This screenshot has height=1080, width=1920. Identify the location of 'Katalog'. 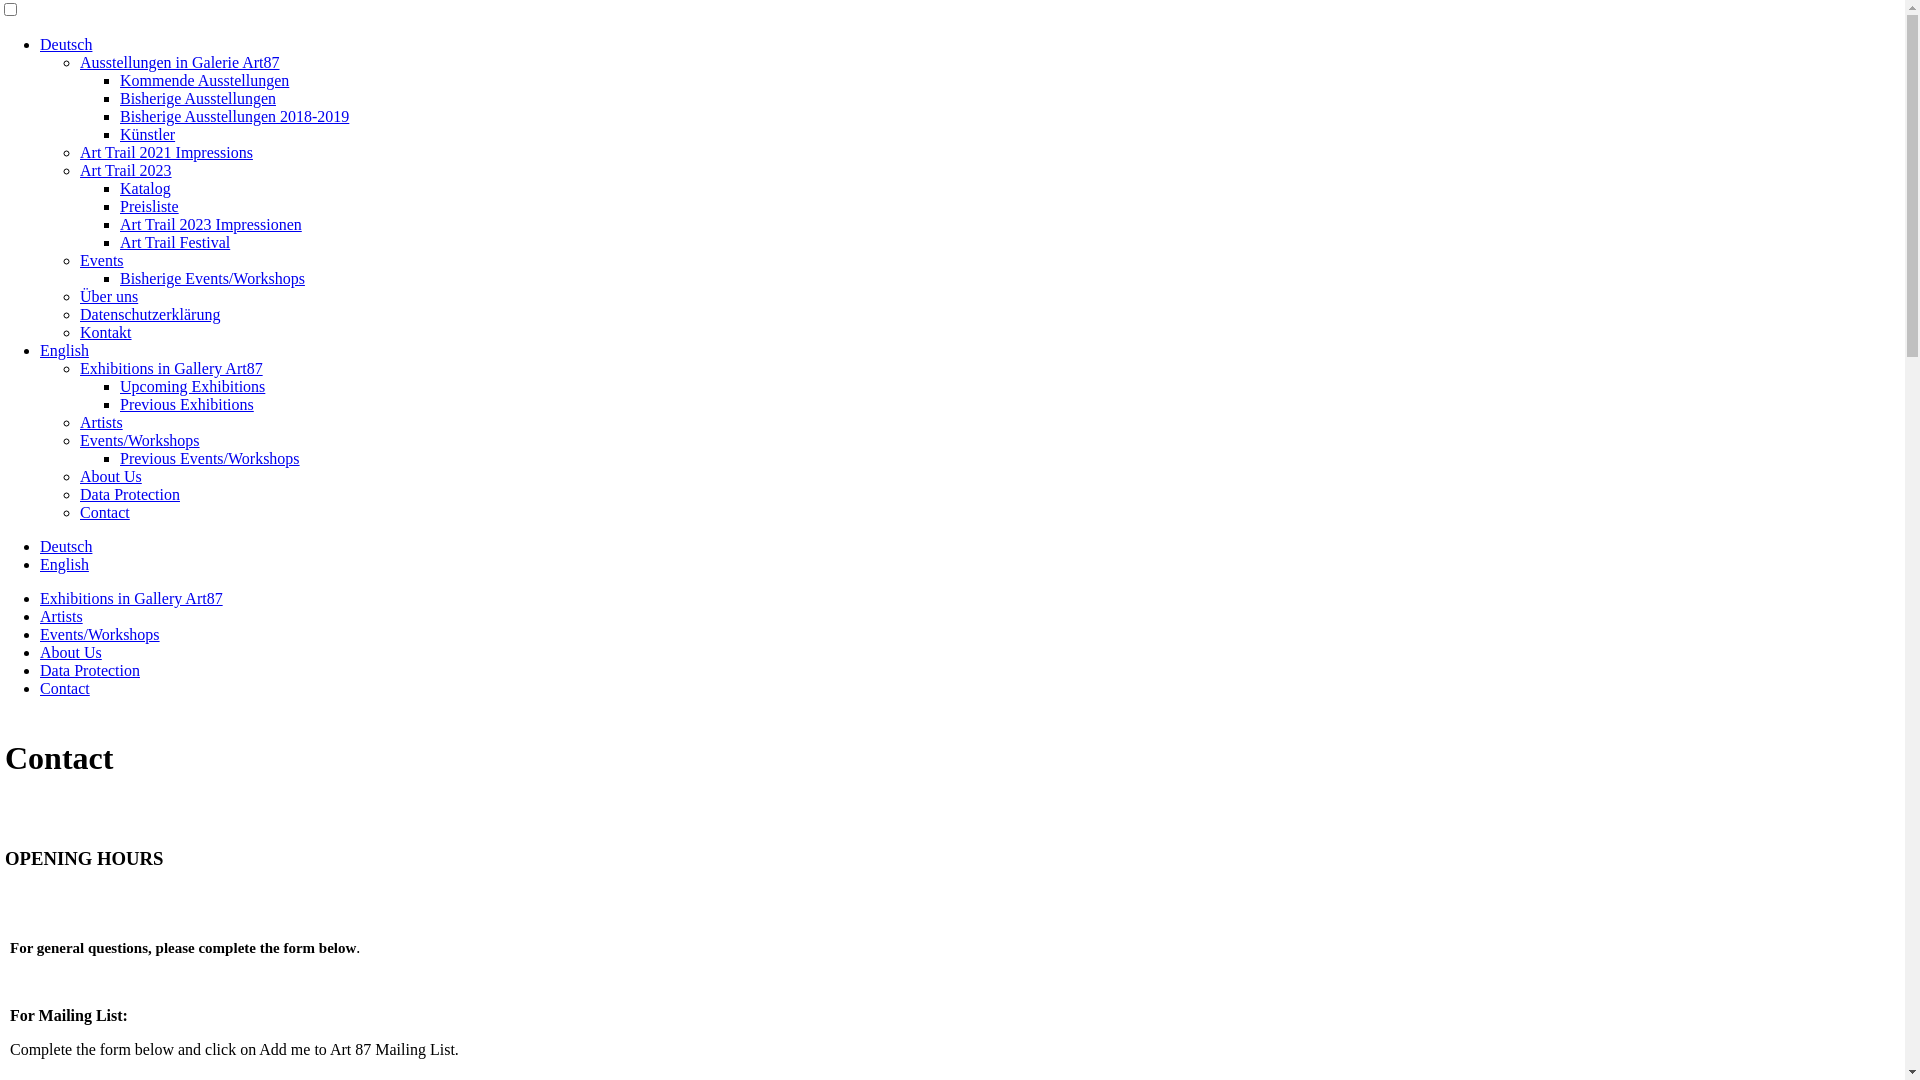
(144, 188).